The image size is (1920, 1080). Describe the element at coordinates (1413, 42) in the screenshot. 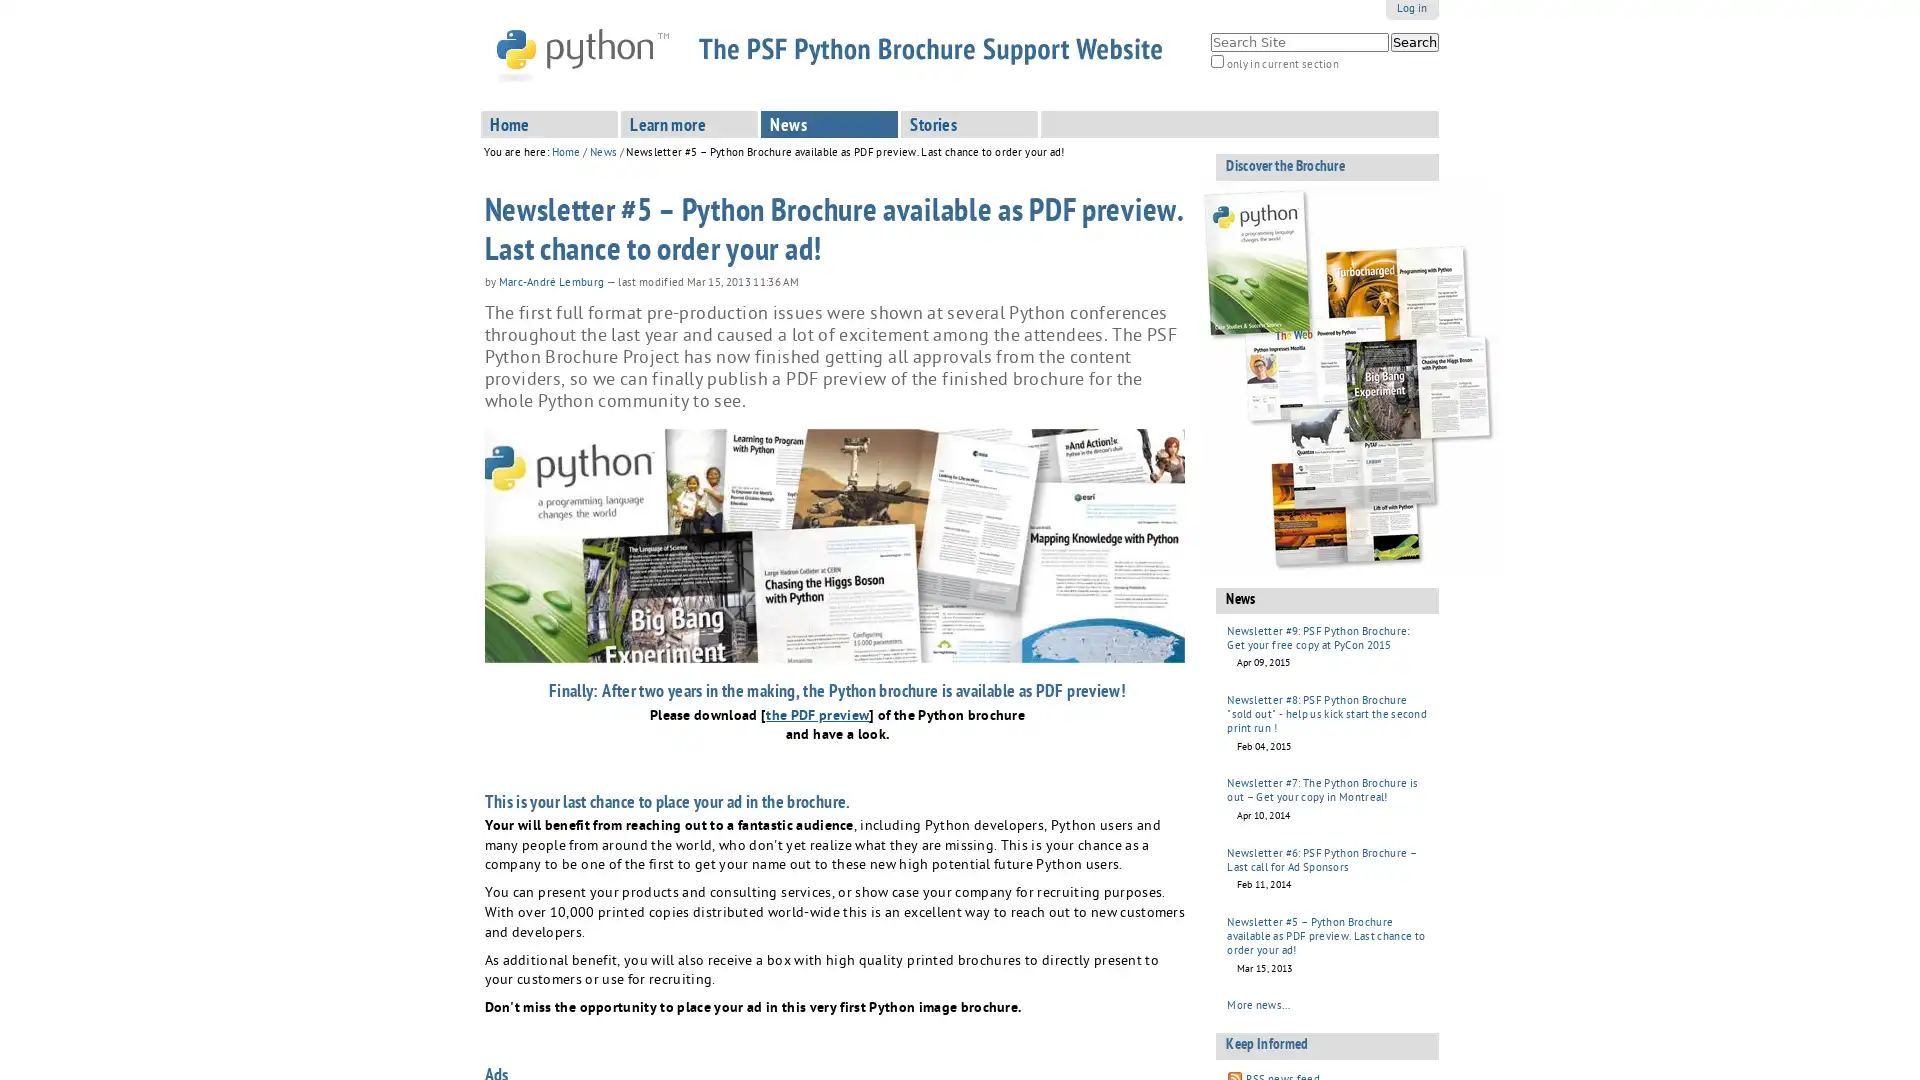

I see `Search` at that location.